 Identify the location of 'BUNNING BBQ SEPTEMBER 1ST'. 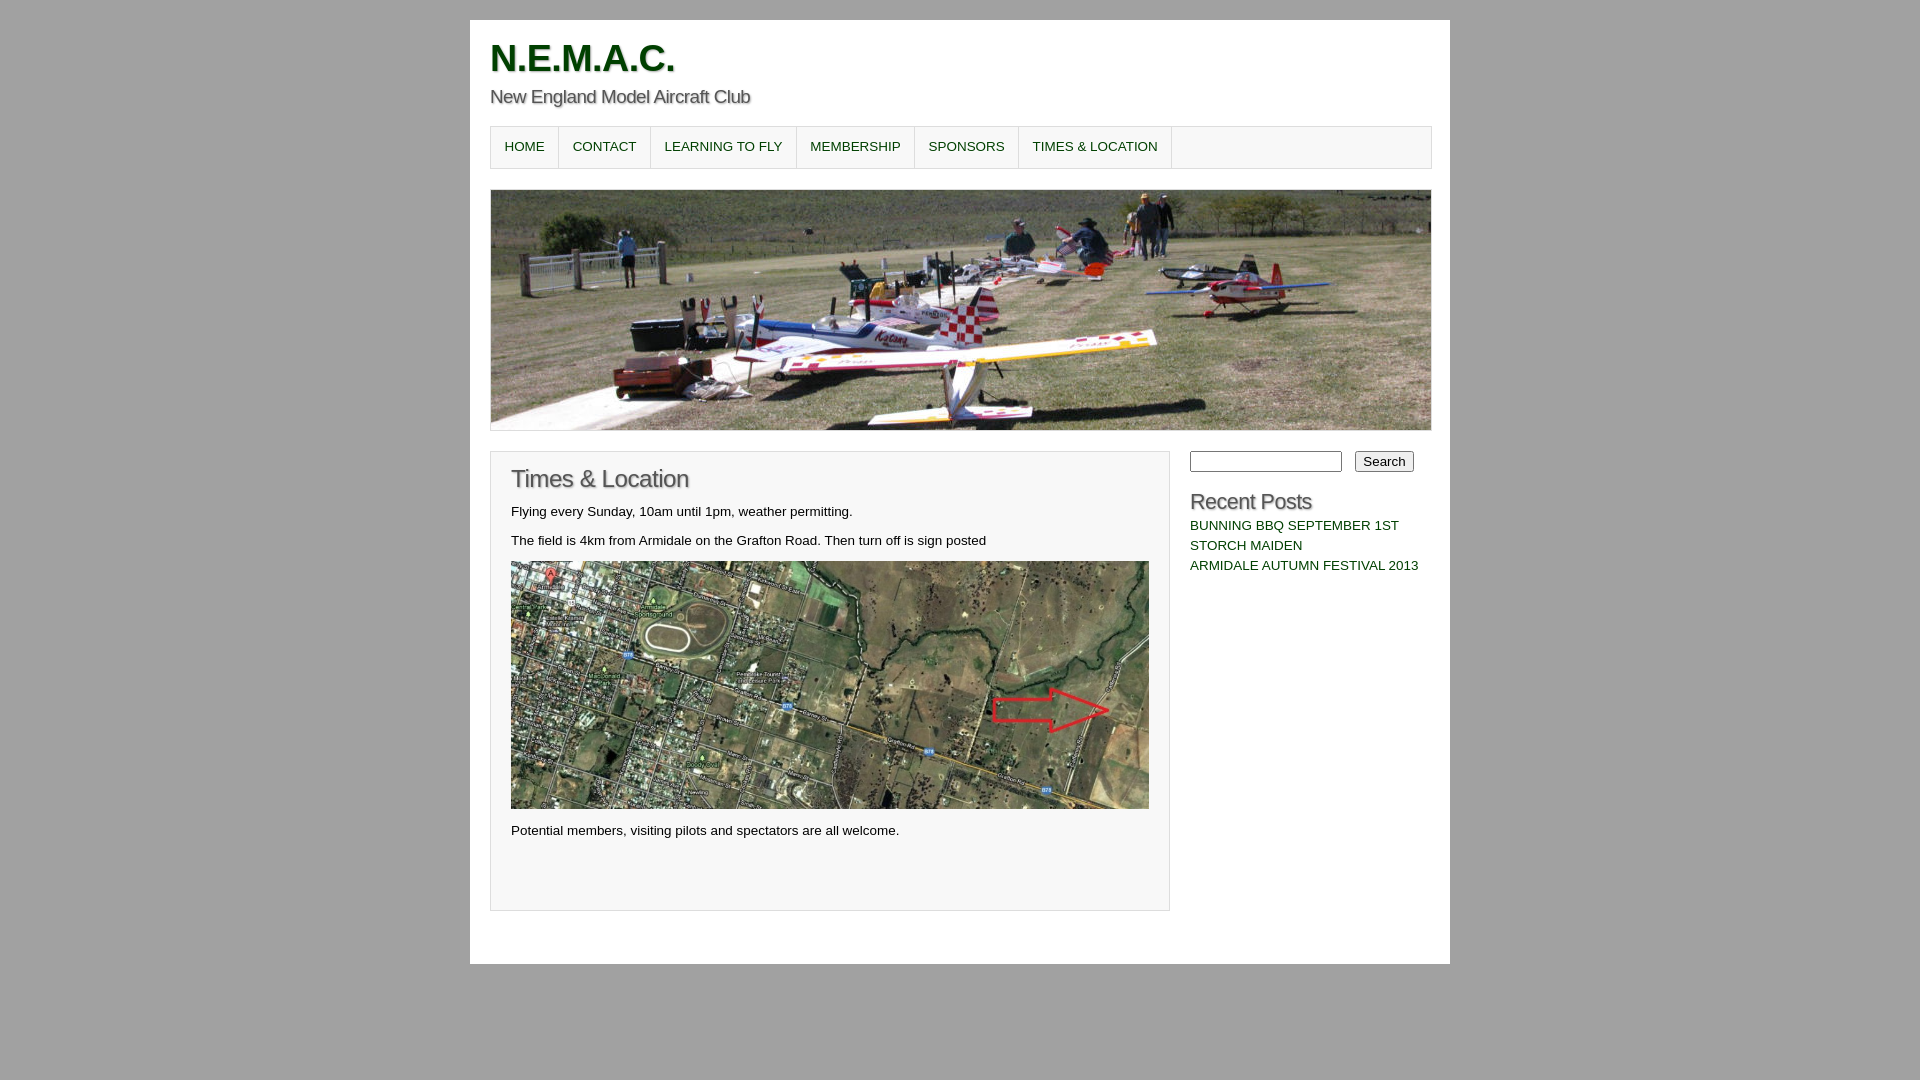
(1294, 524).